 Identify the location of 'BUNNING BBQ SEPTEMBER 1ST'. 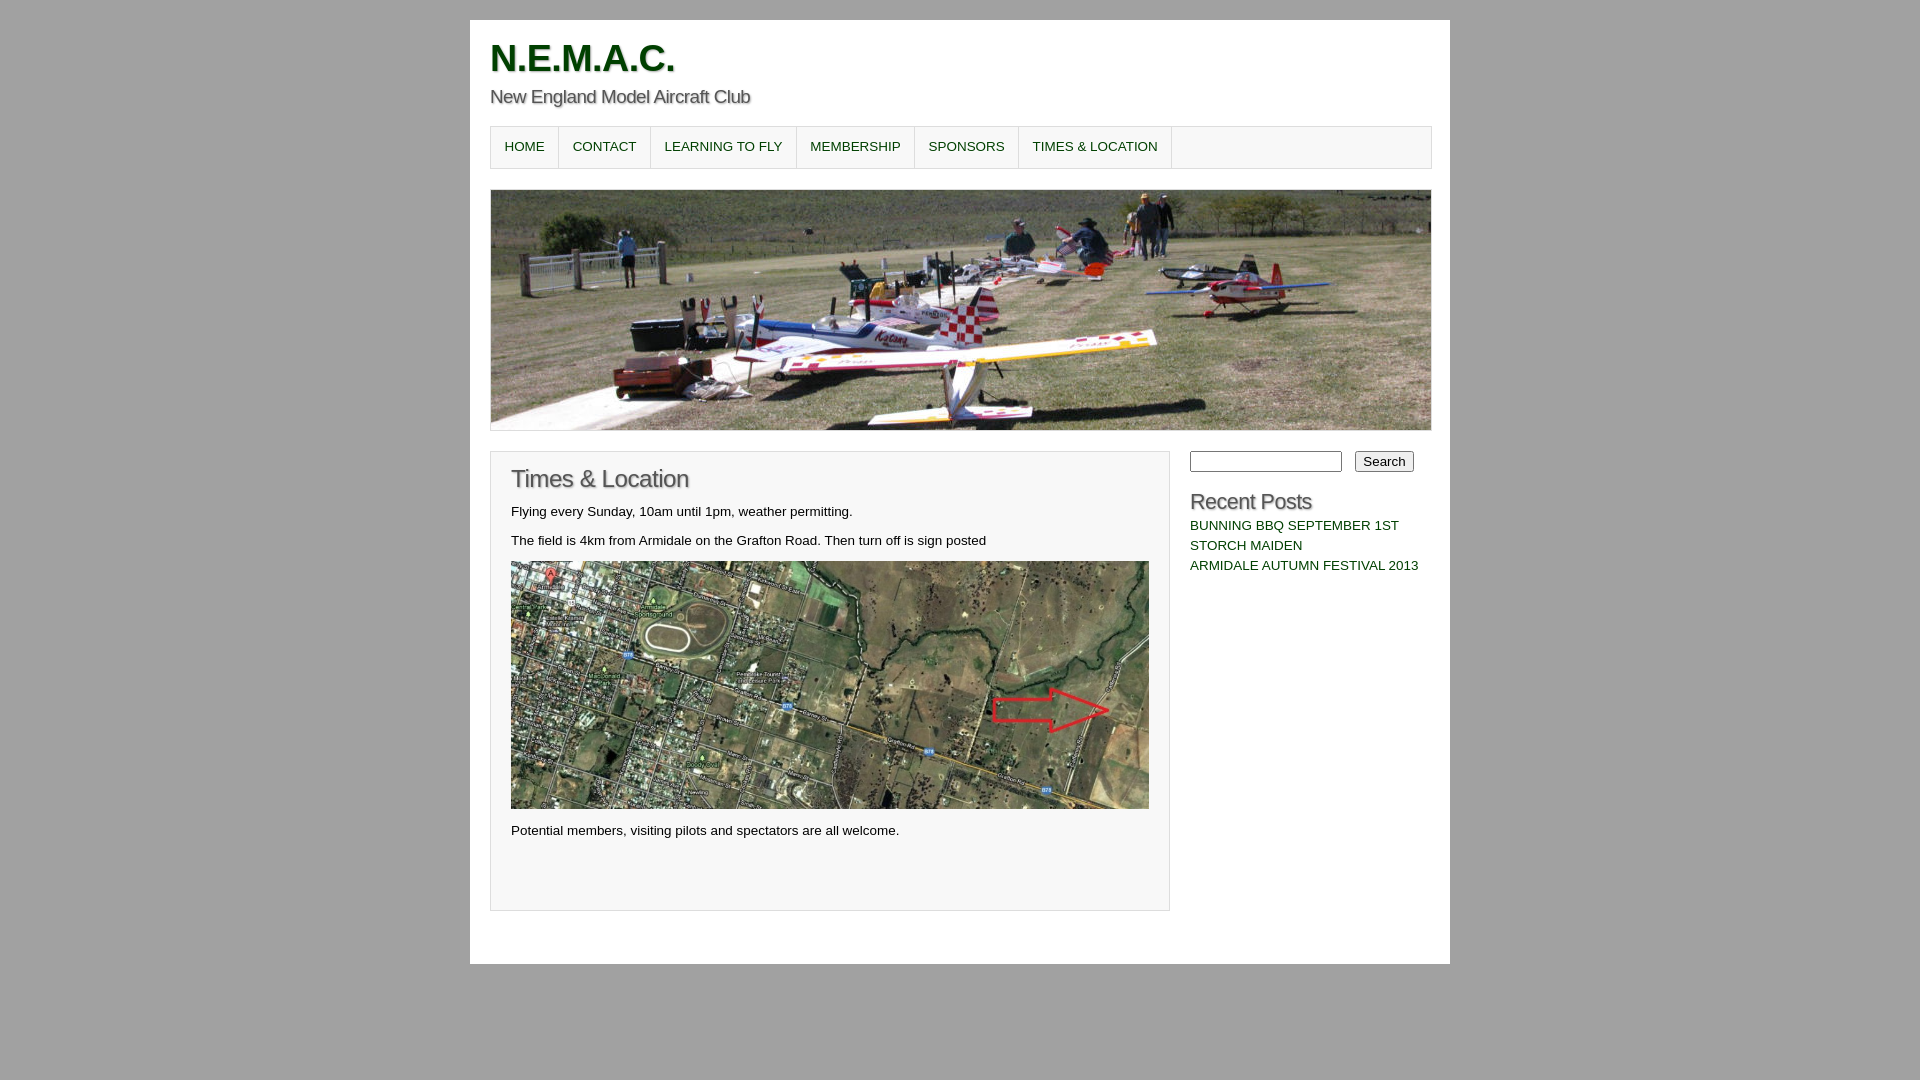
(1294, 524).